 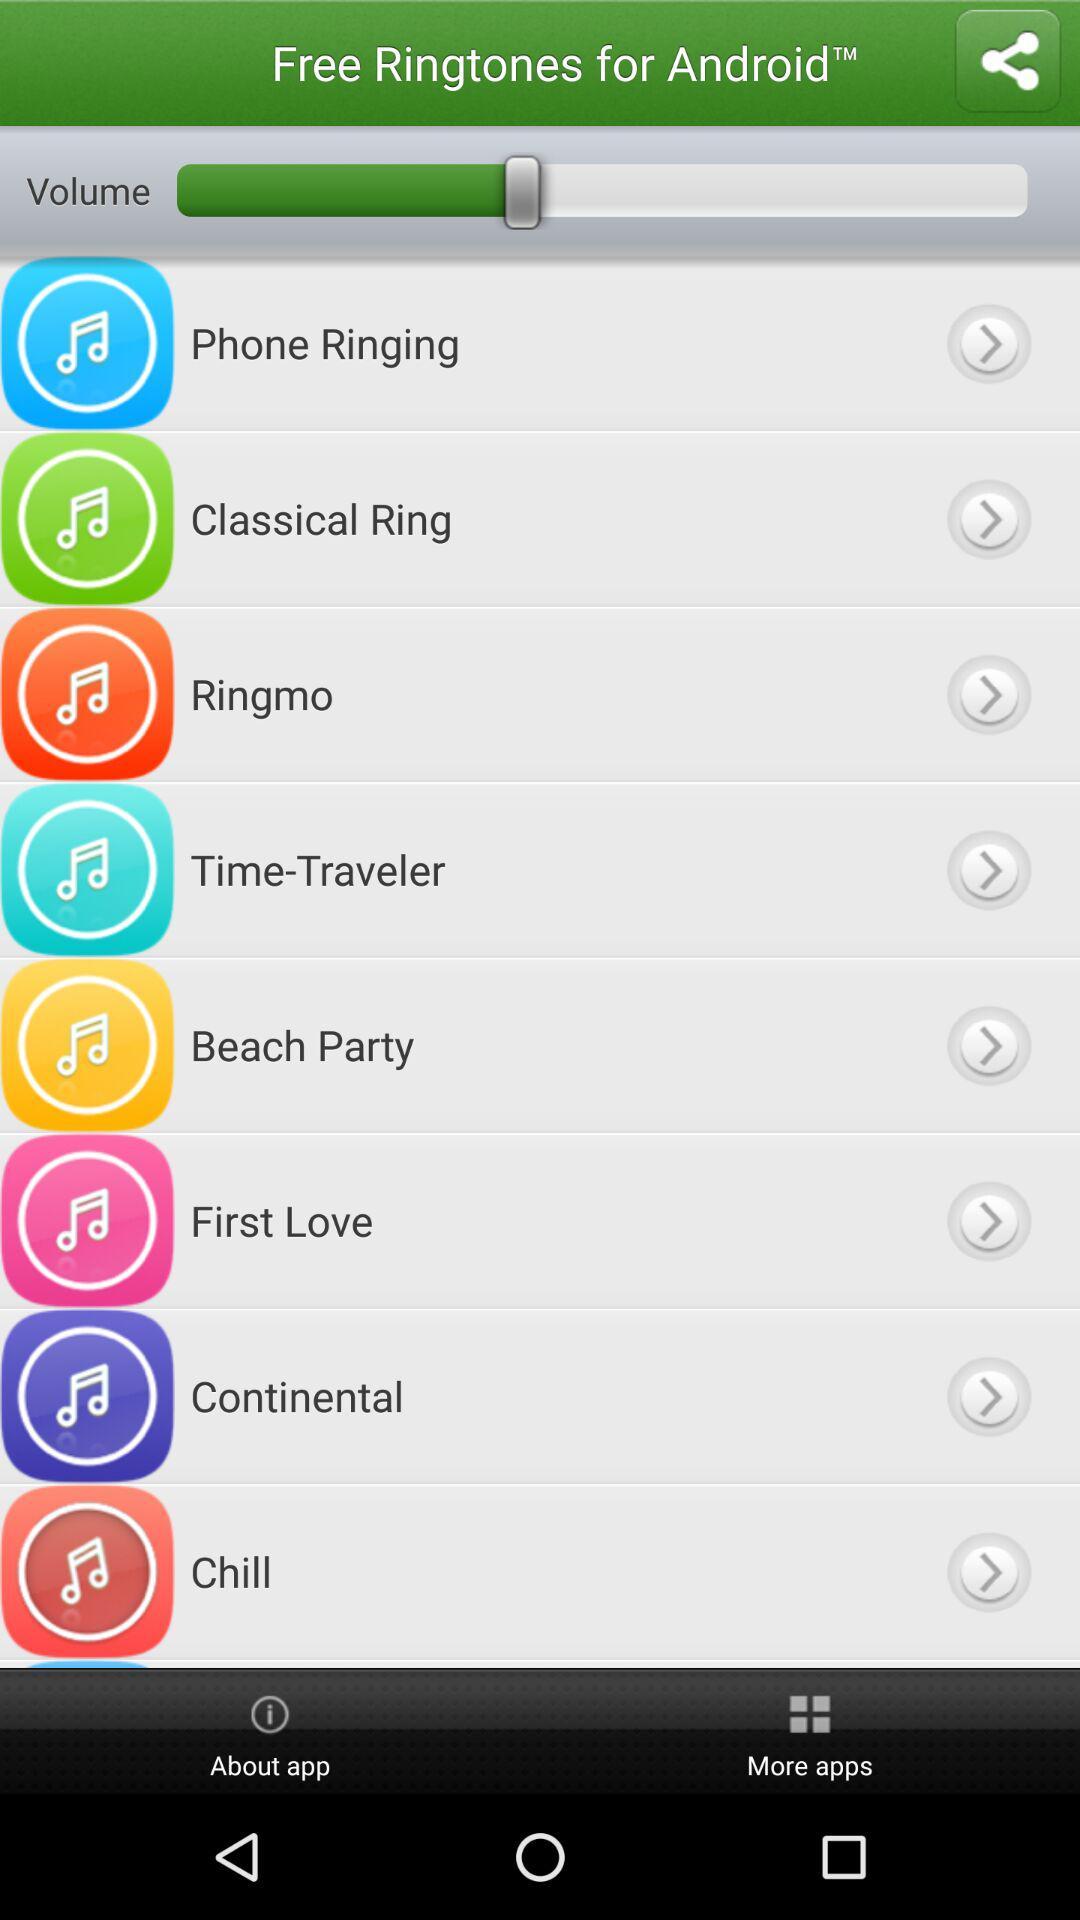 I want to click on free ringtones chill option, so click(x=987, y=1570).